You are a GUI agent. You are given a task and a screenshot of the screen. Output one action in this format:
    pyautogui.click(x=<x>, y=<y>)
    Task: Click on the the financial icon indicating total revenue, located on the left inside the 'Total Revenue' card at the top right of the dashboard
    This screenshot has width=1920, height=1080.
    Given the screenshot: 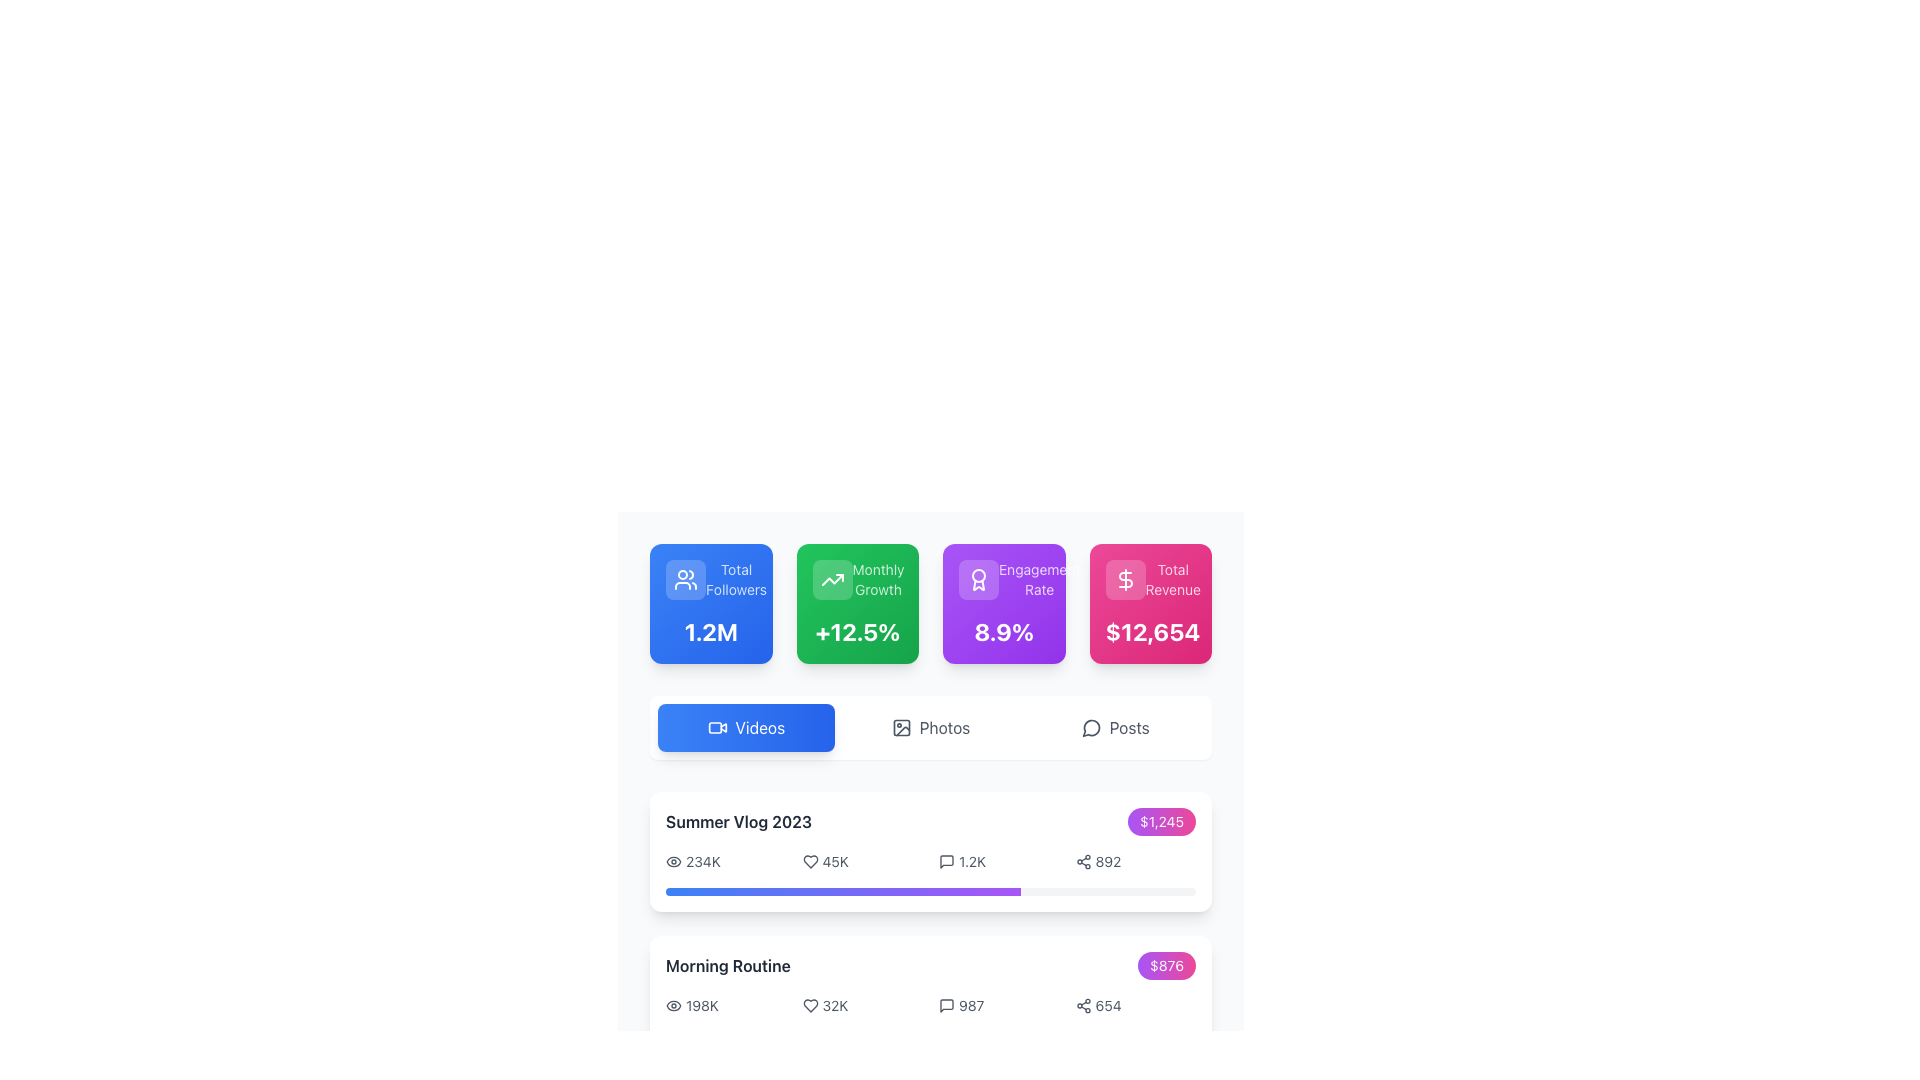 What is the action you would take?
    pyautogui.click(x=1125, y=579)
    